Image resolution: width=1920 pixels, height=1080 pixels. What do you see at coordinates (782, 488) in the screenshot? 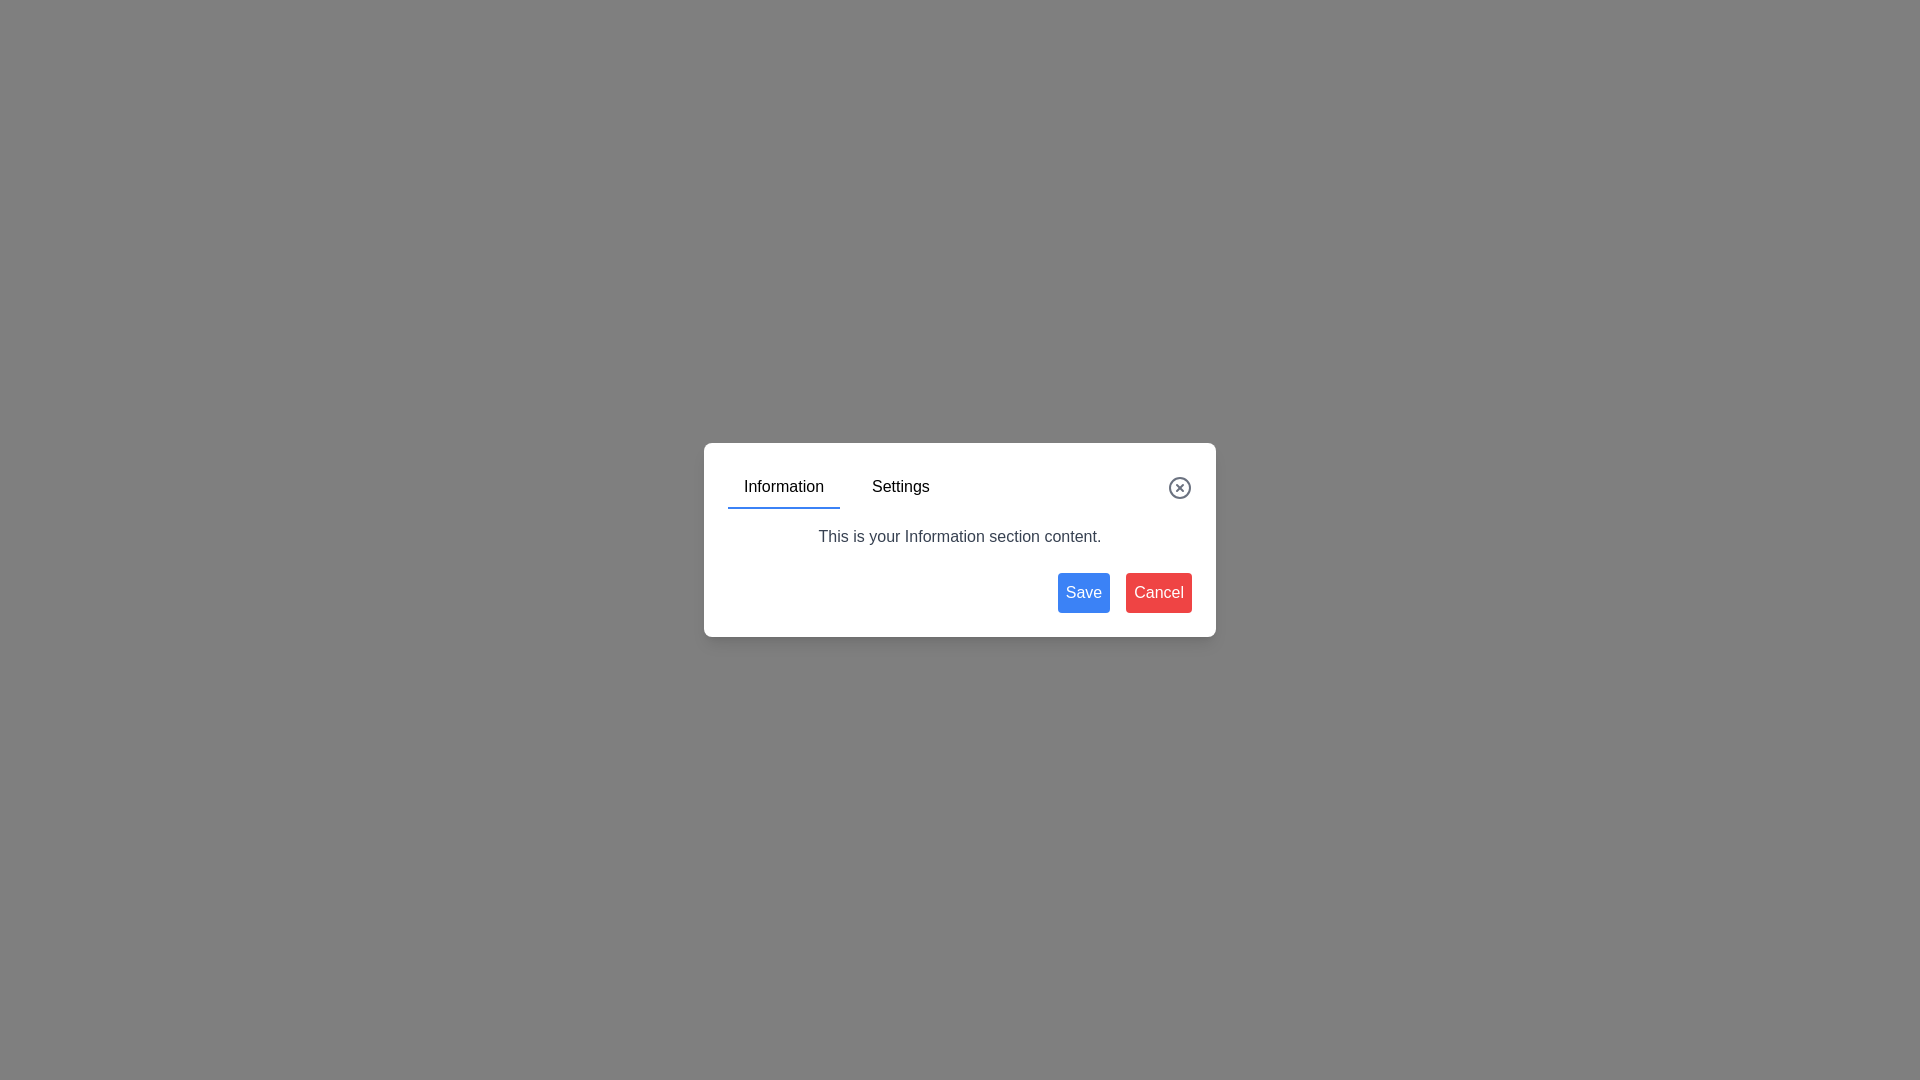
I see `the 'Information' tab in the modal dialog` at bounding box center [782, 488].